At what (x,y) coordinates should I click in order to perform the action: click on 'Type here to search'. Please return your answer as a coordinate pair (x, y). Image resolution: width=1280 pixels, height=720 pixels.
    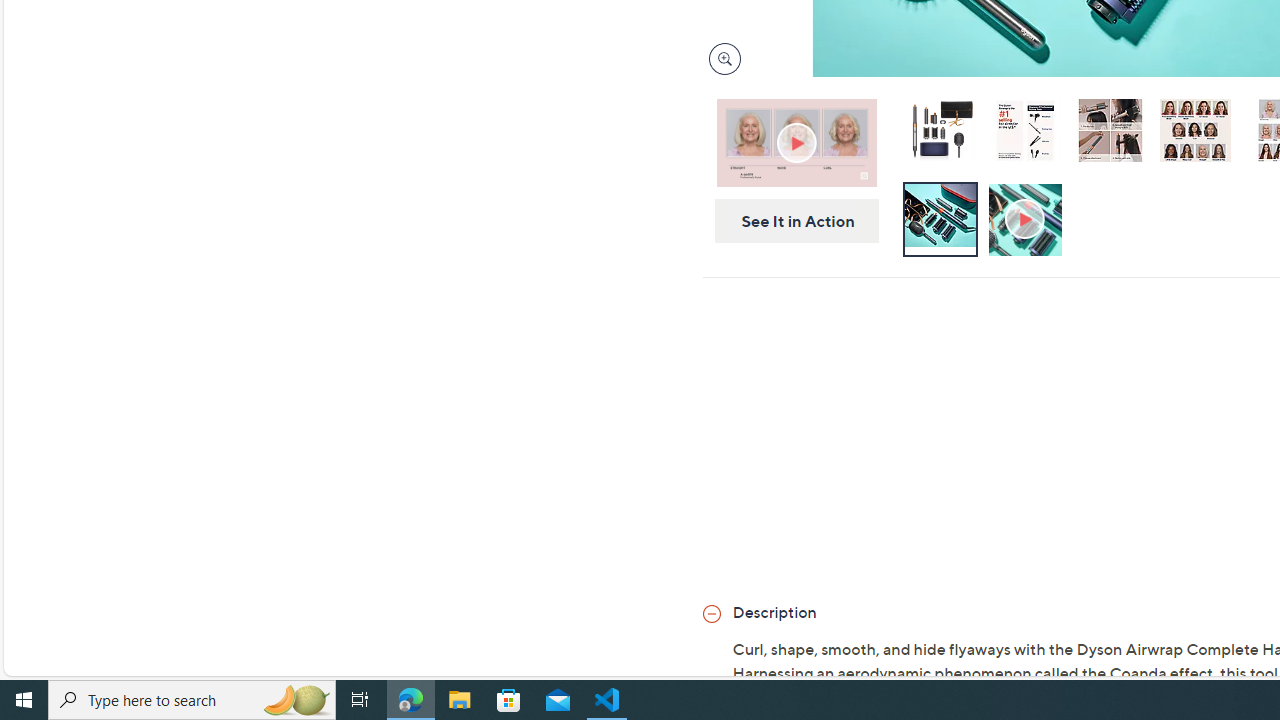
    Looking at the image, I should click on (192, 698).